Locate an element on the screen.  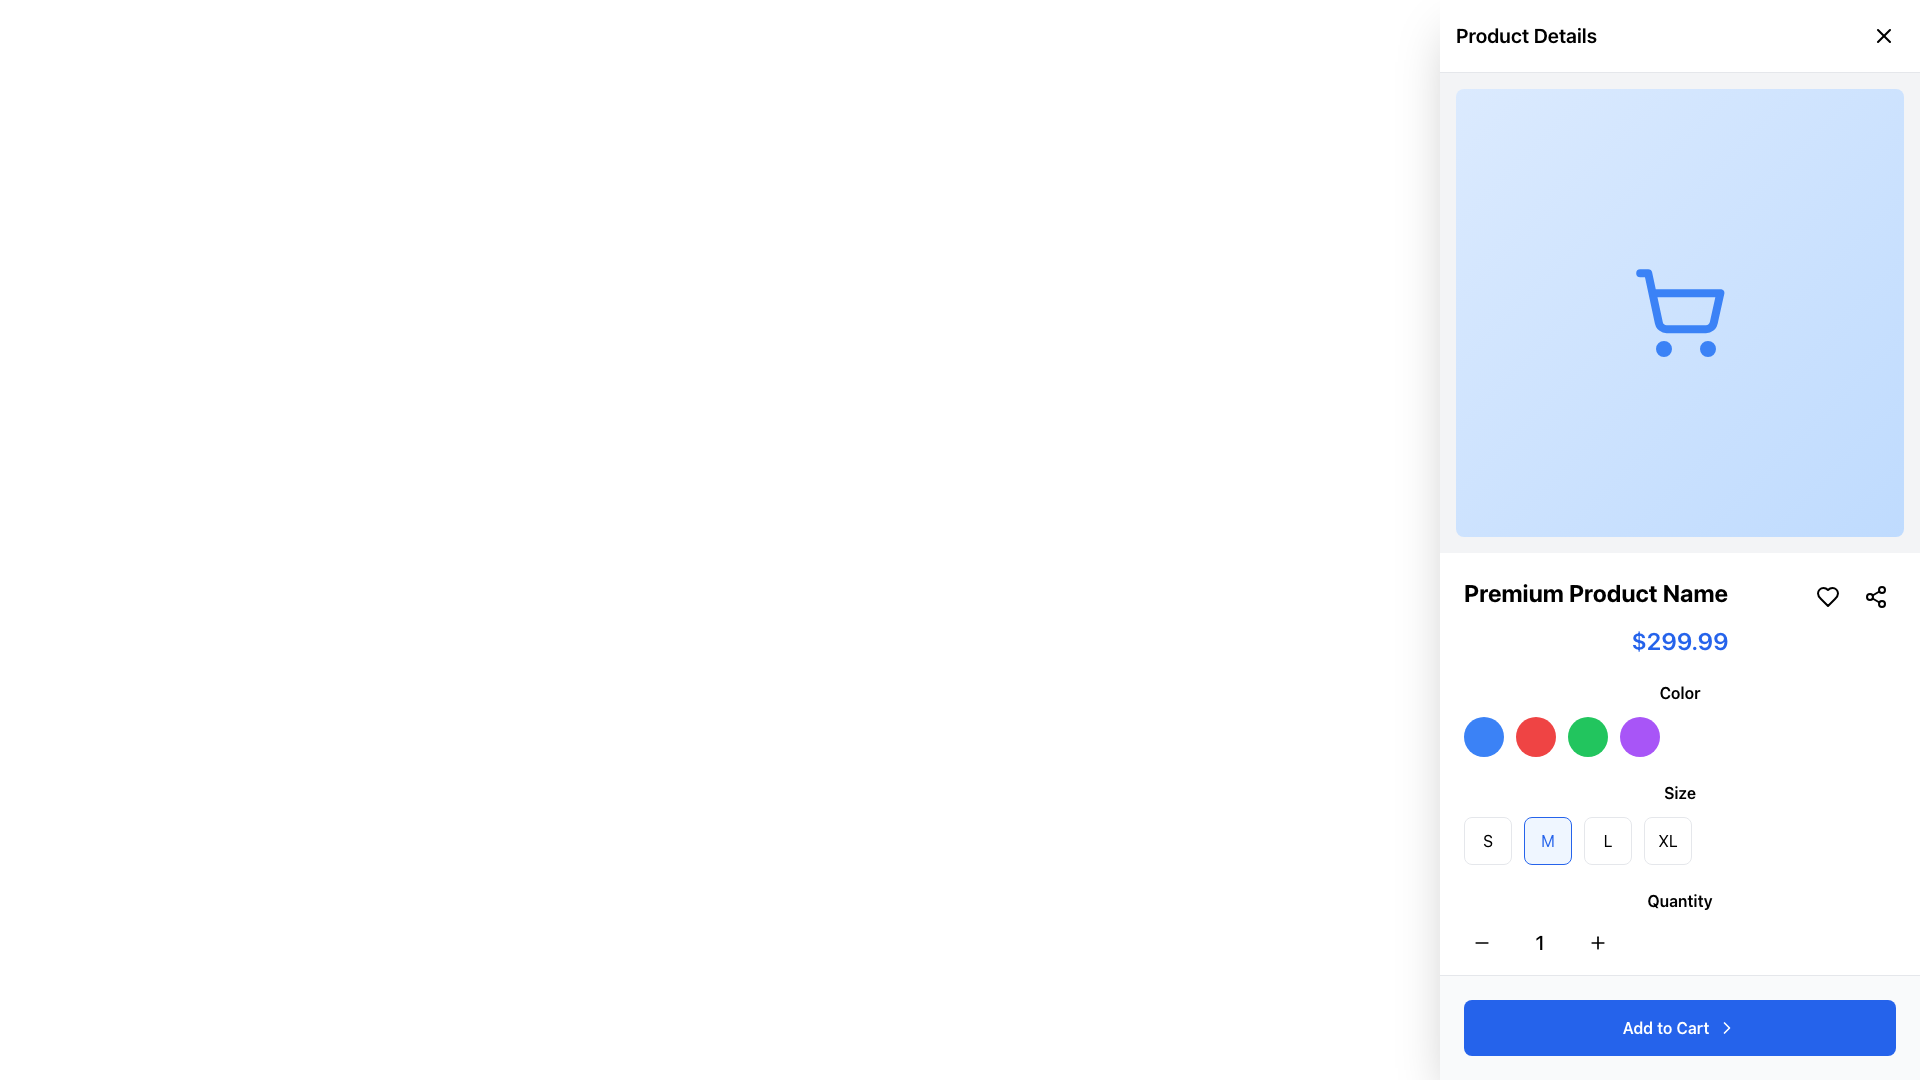
the product name text label located on the right side of the interface, below the shopping cart image, and above the price label is located at coordinates (1680, 596).